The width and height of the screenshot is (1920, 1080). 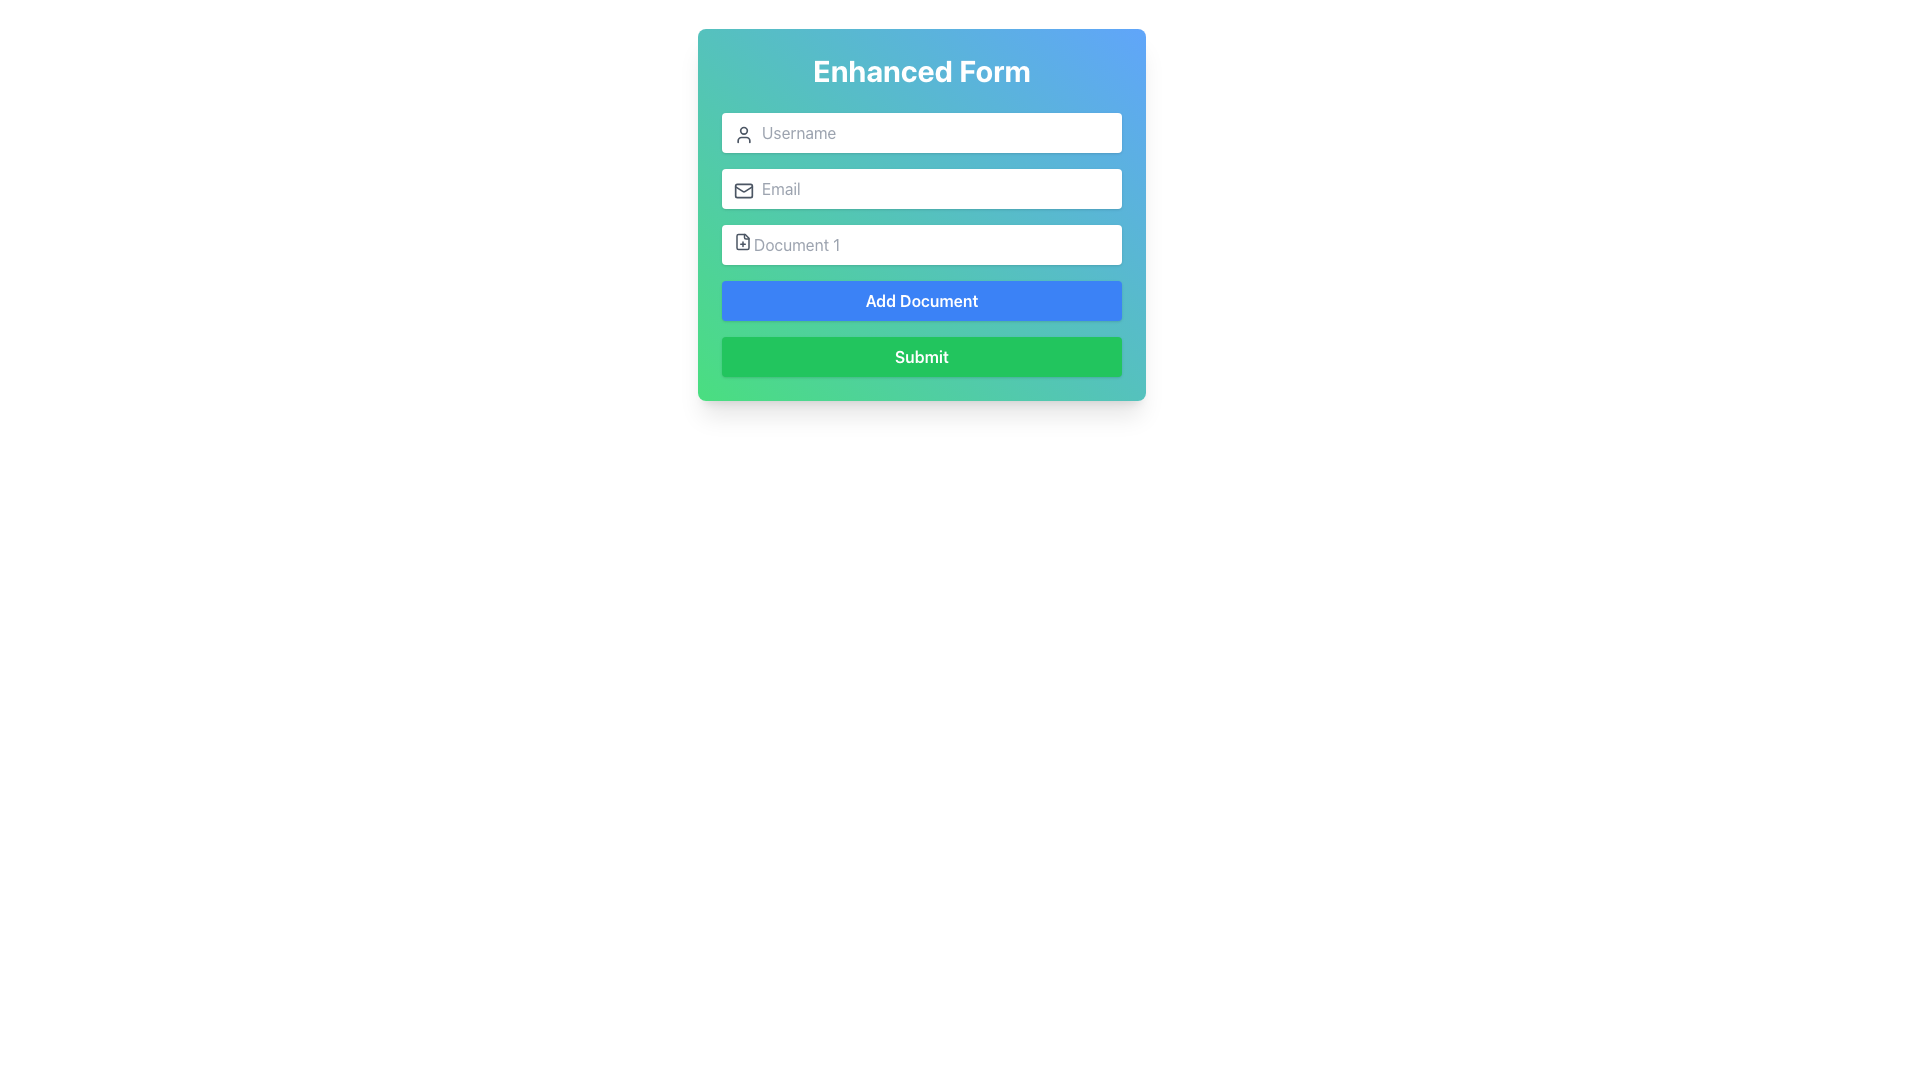 I want to click on the button located below the input field labeled 'Document 1' to initiate the action of adding a document, so click(x=920, y=300).